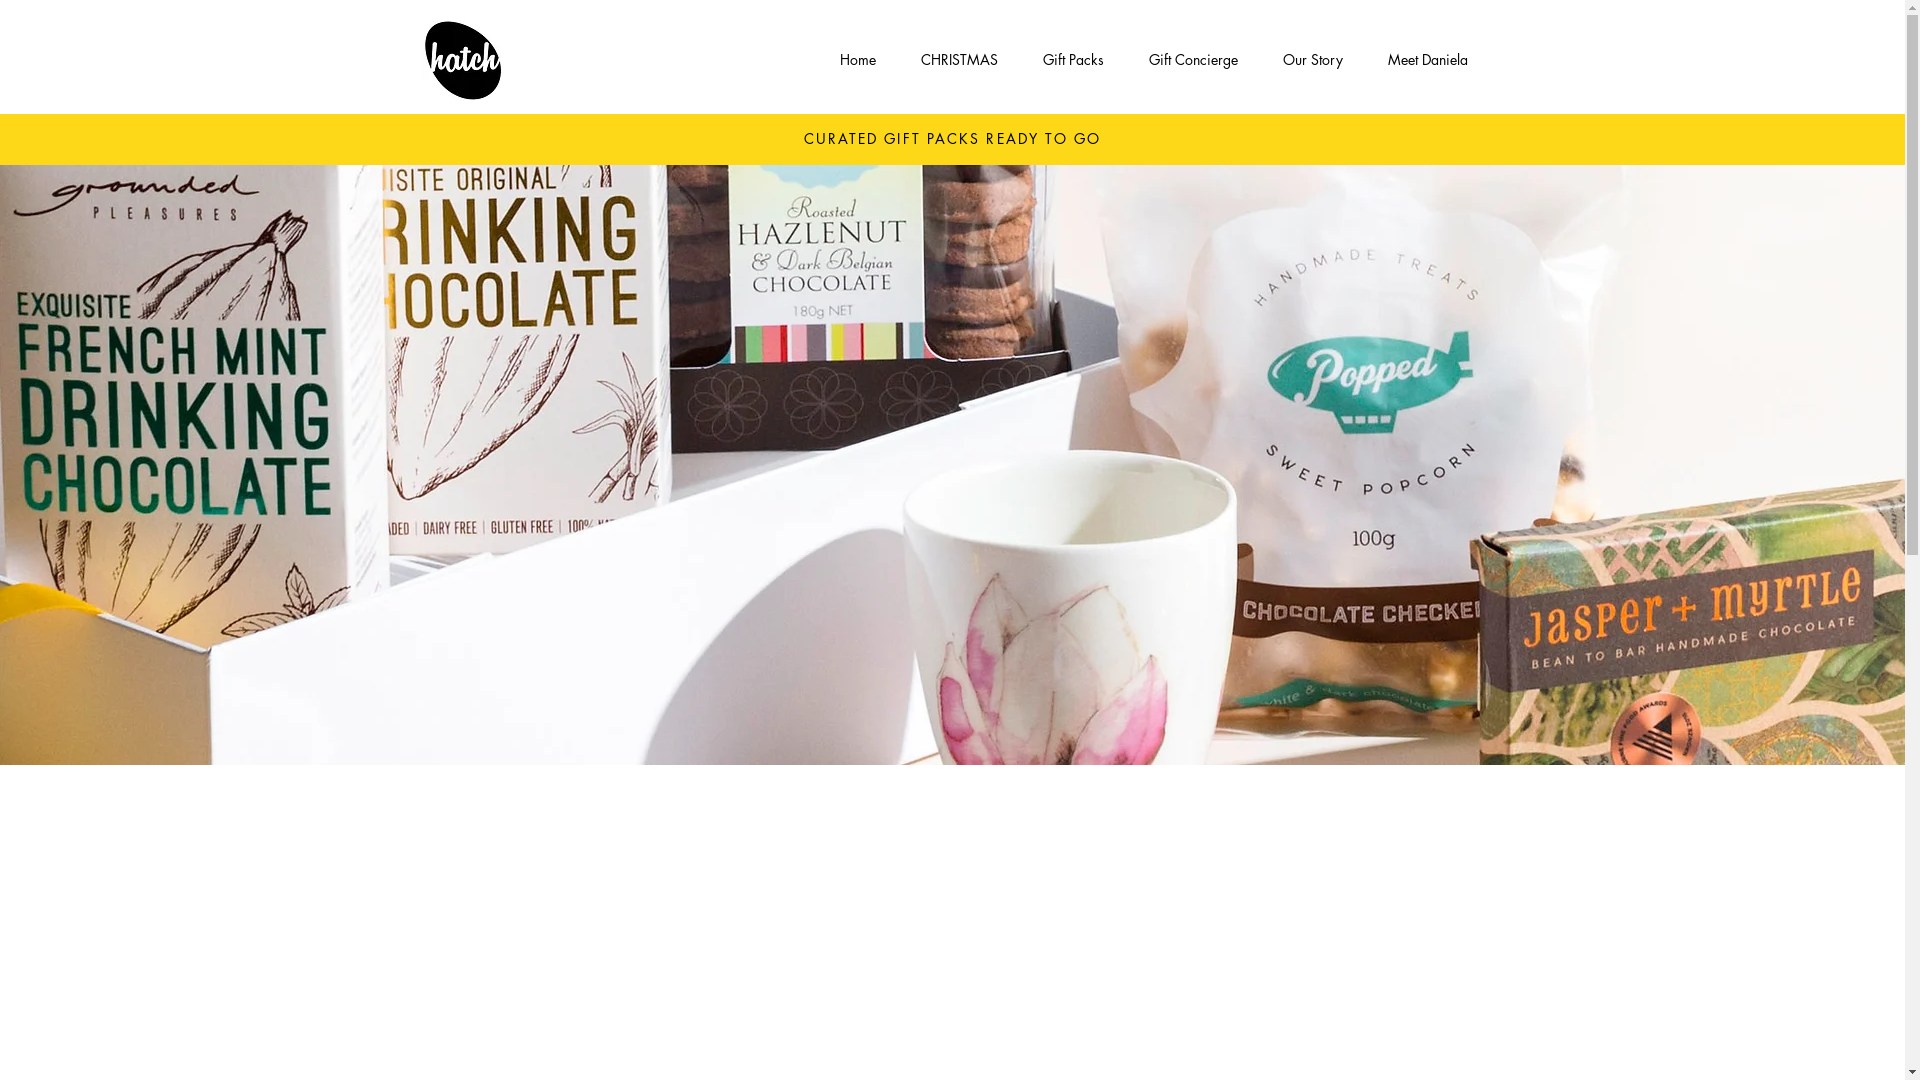 The image size is (1920, 1080). Describe the element at coordinates (1193, 59) in the screenshot. I see `'Gift Concierge'` at that location.